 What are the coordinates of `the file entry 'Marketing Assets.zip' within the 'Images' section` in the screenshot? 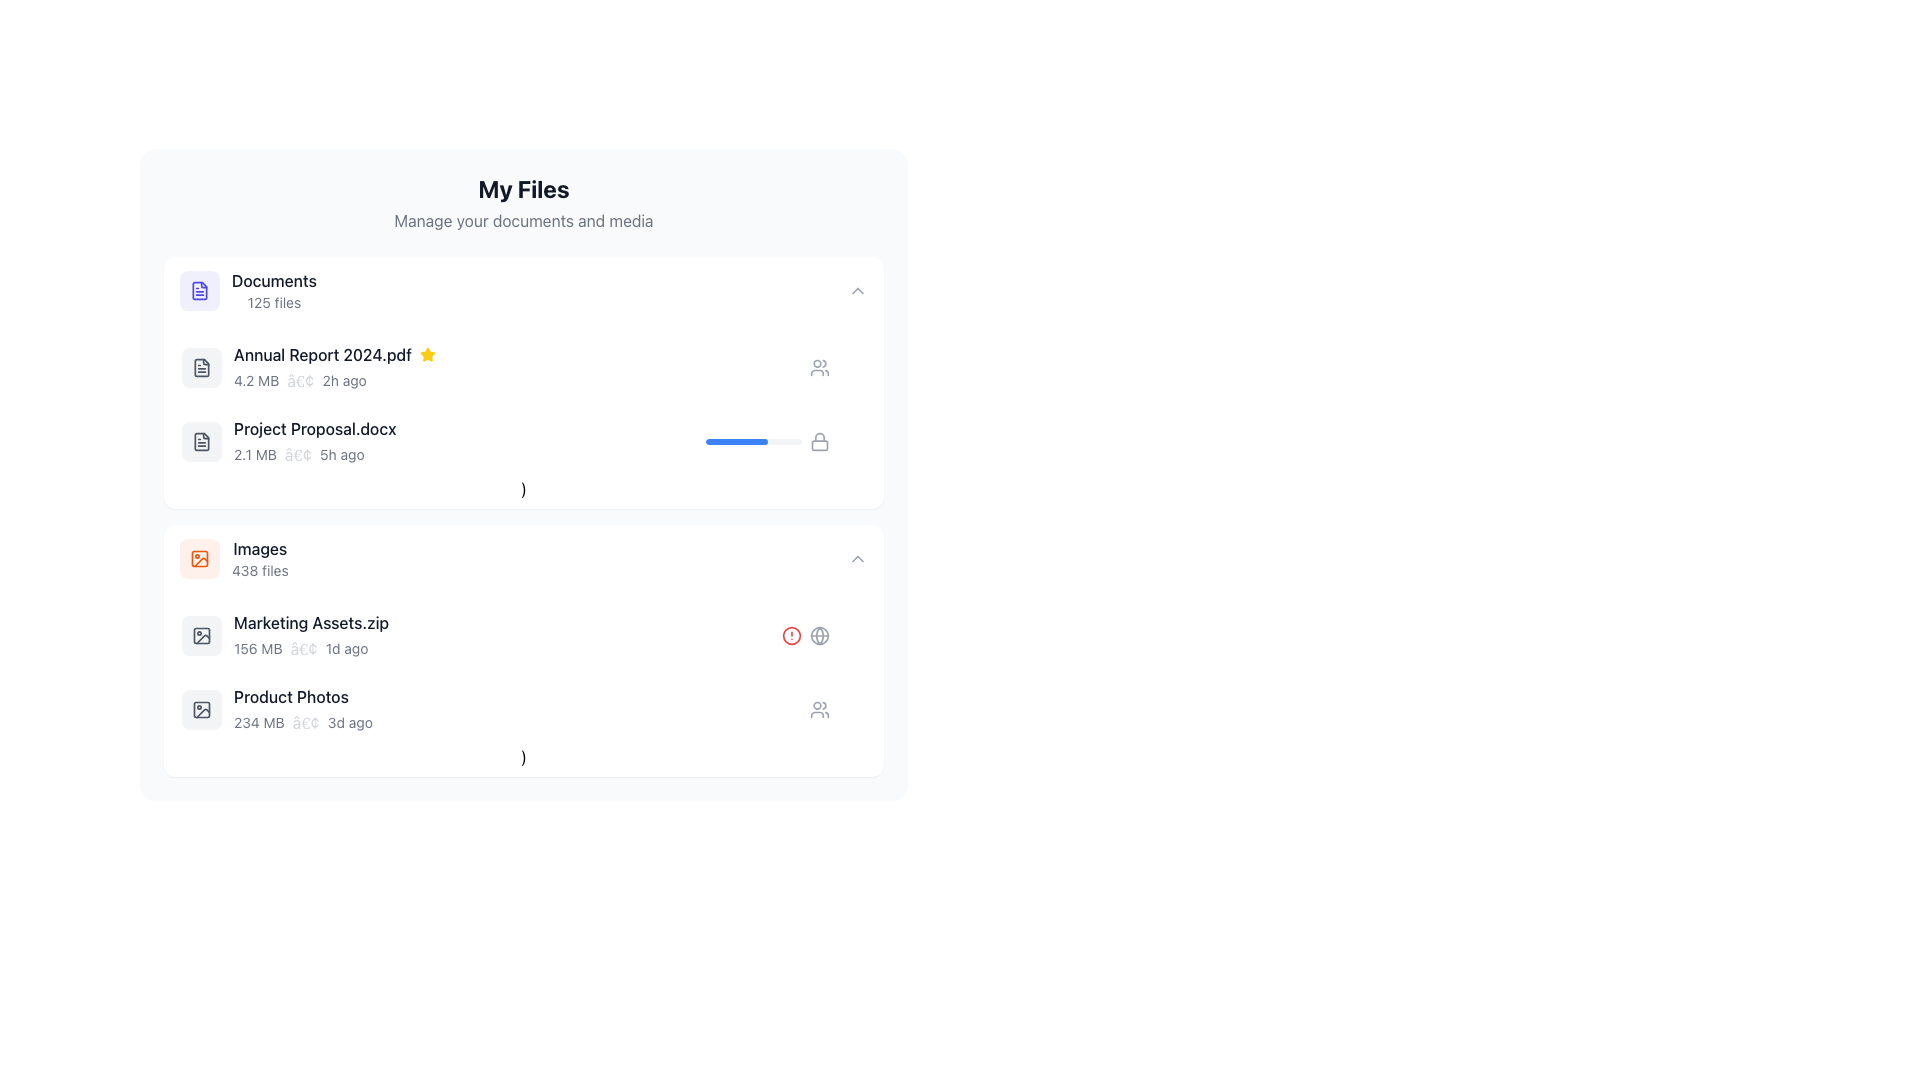 It's located at (523, 651).